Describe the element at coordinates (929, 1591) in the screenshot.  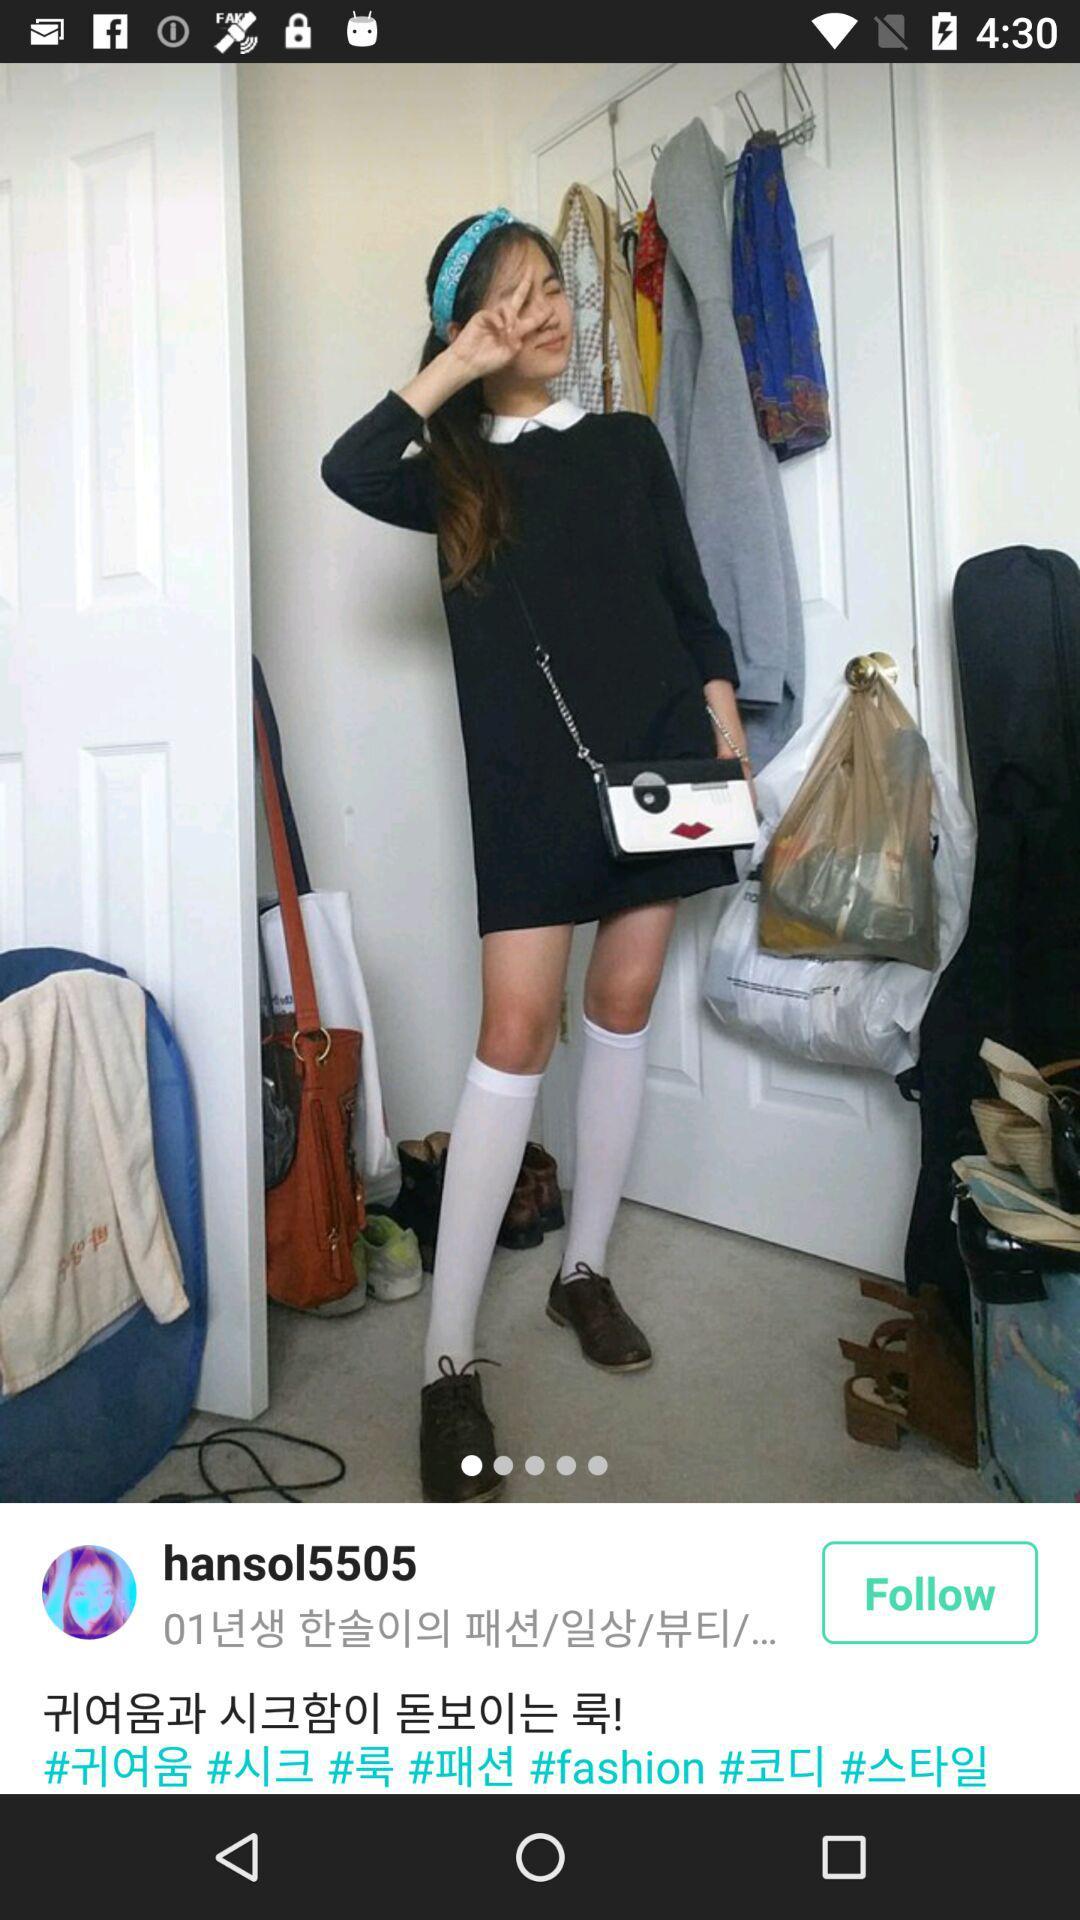
I see `follow` at that location.